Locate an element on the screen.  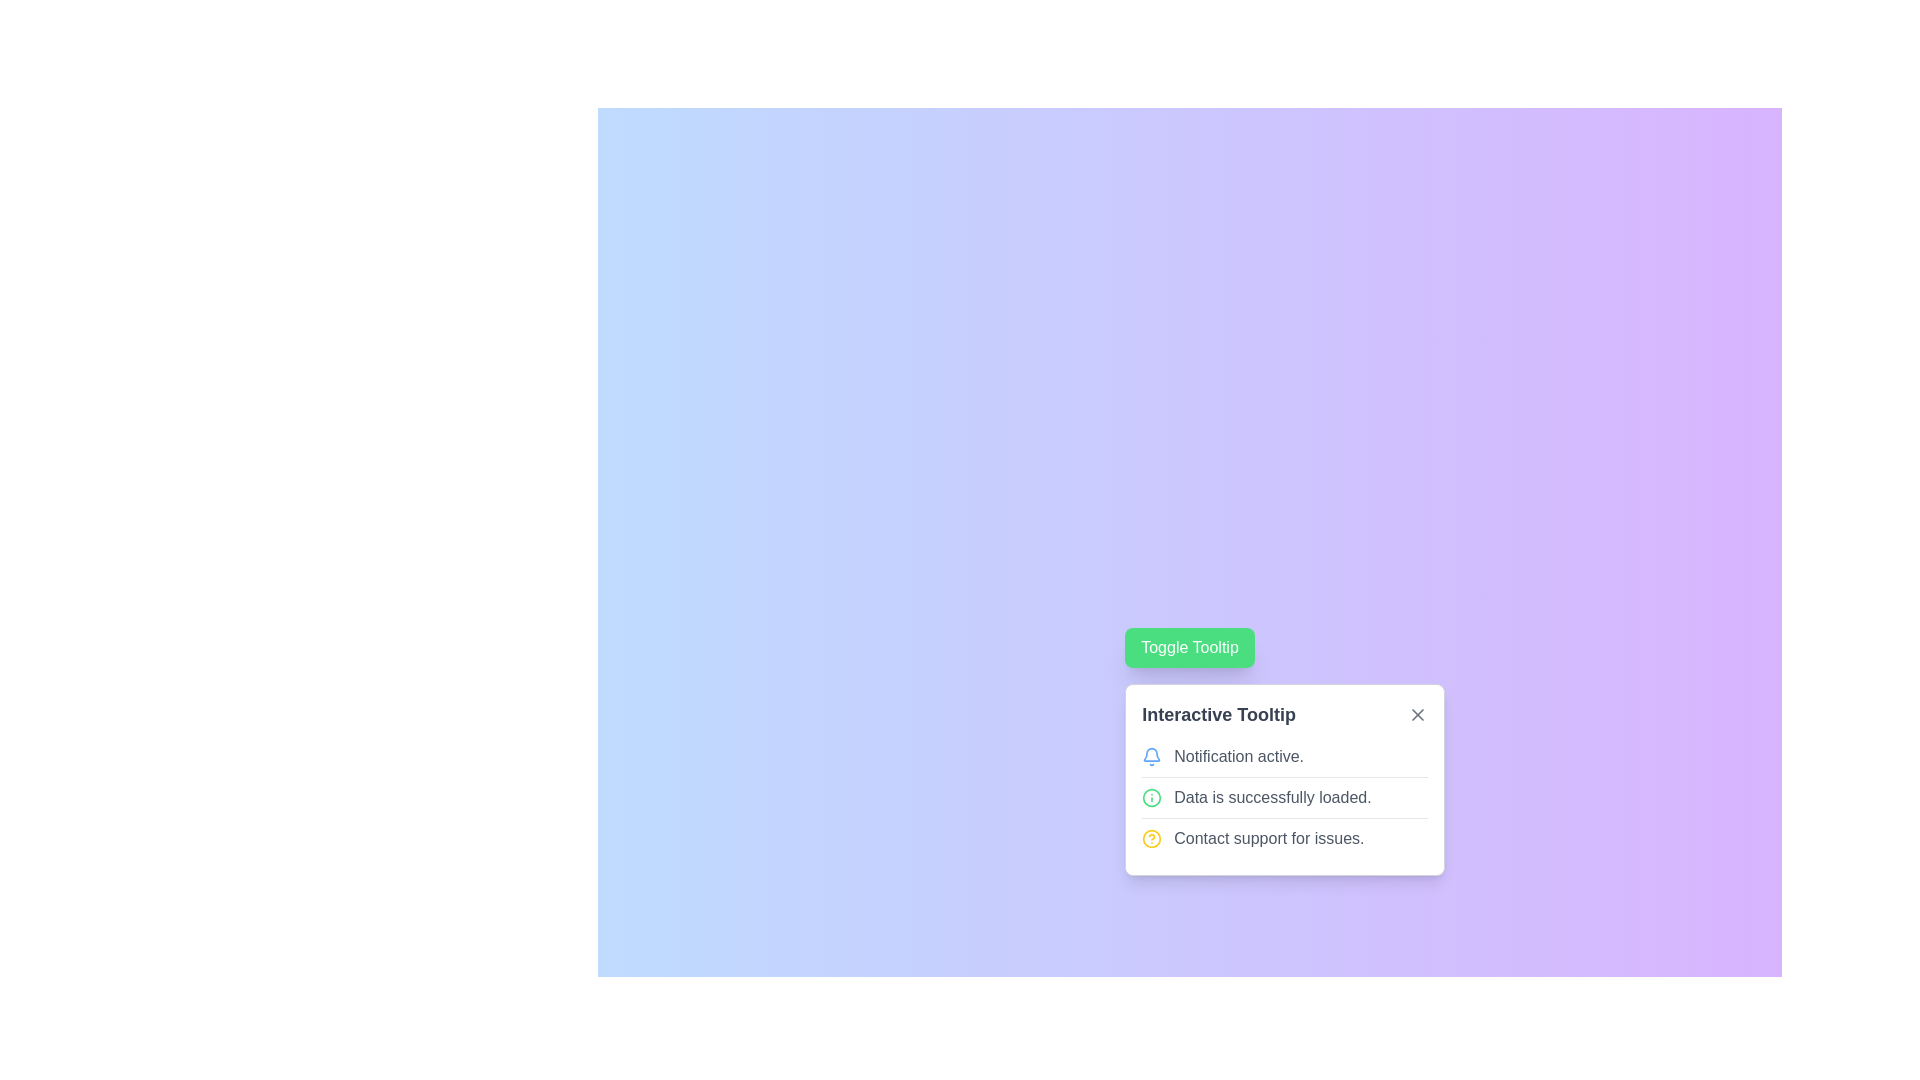
the notification message text label that provides feedback about the current activity or status, located in the tooltip near the top-left is located at coordinates (1238, 756).